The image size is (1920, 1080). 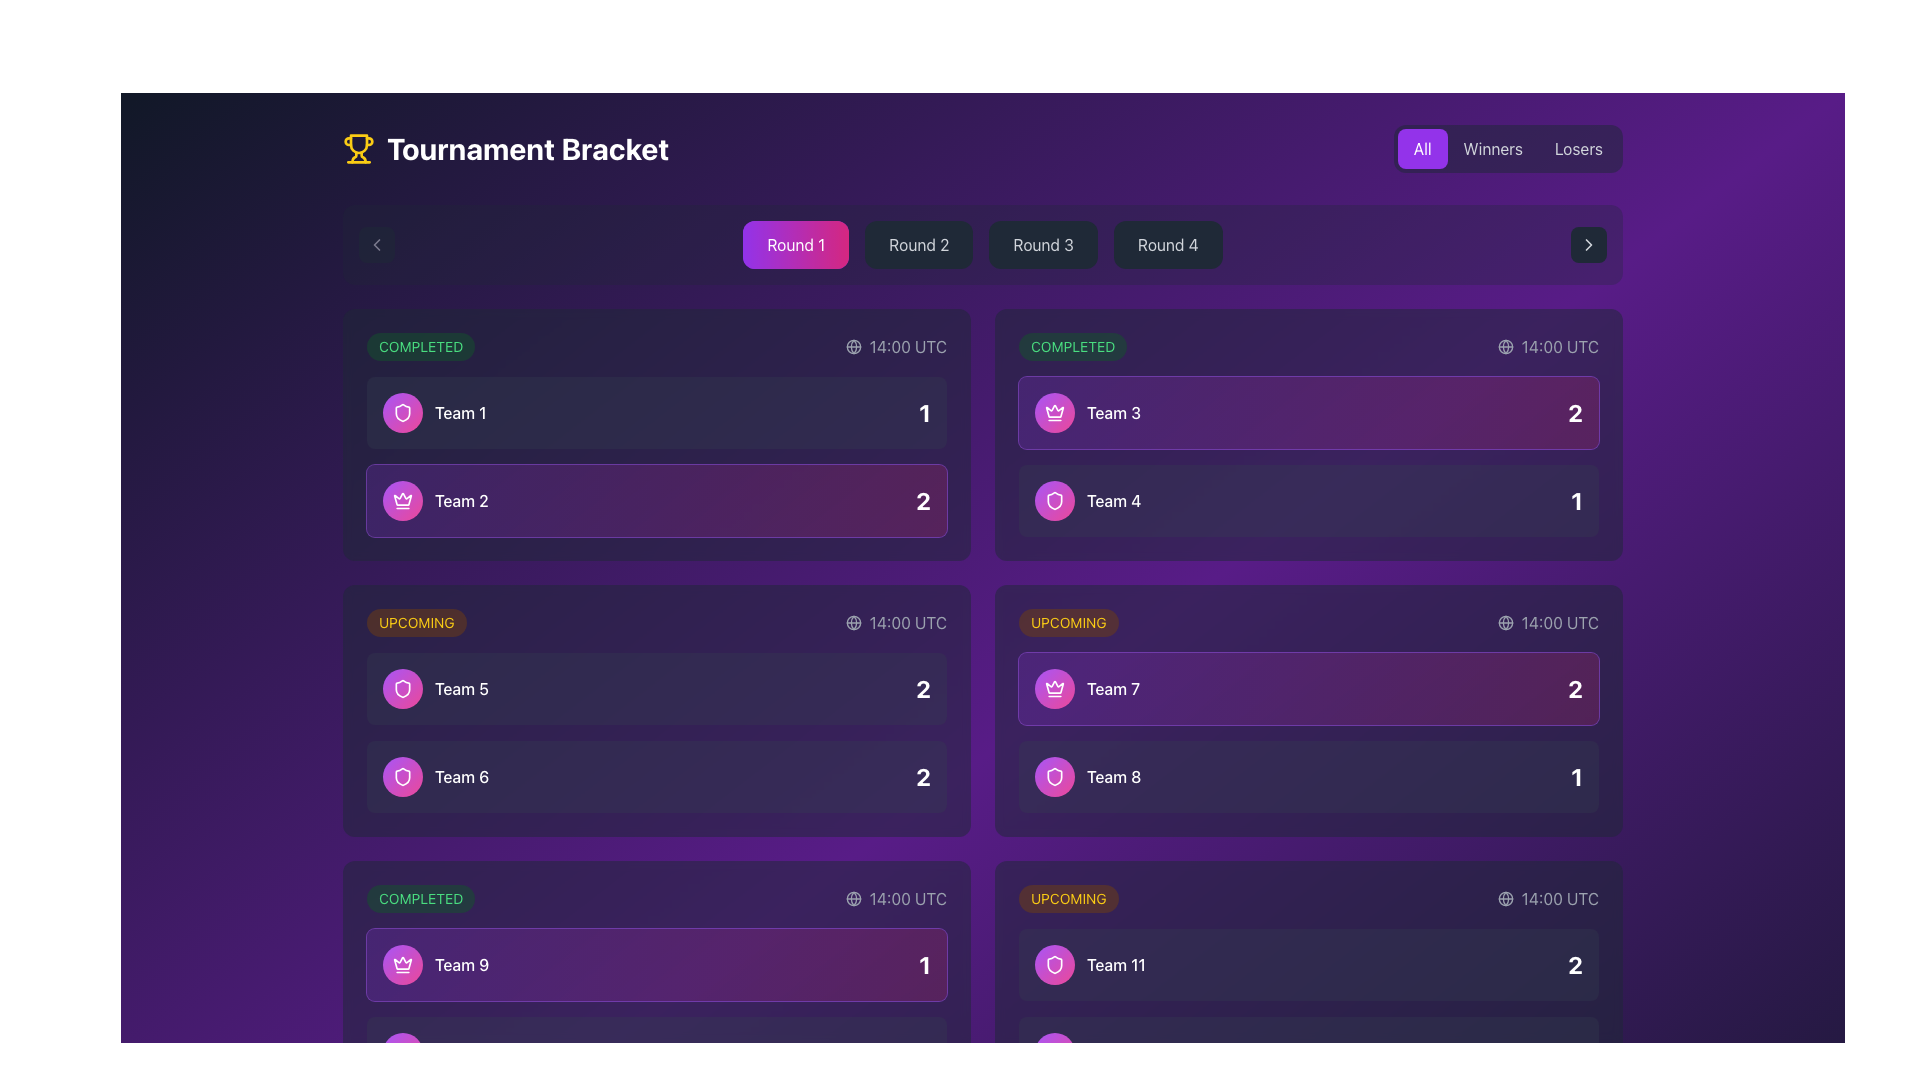 What do you see at coordinates (1505, 622) in the screenshot?
I see `the SVG circle element that represents the center of the globe icon, located to the right of the team match information and near the match time indication` at bounding box center [1505, 622].